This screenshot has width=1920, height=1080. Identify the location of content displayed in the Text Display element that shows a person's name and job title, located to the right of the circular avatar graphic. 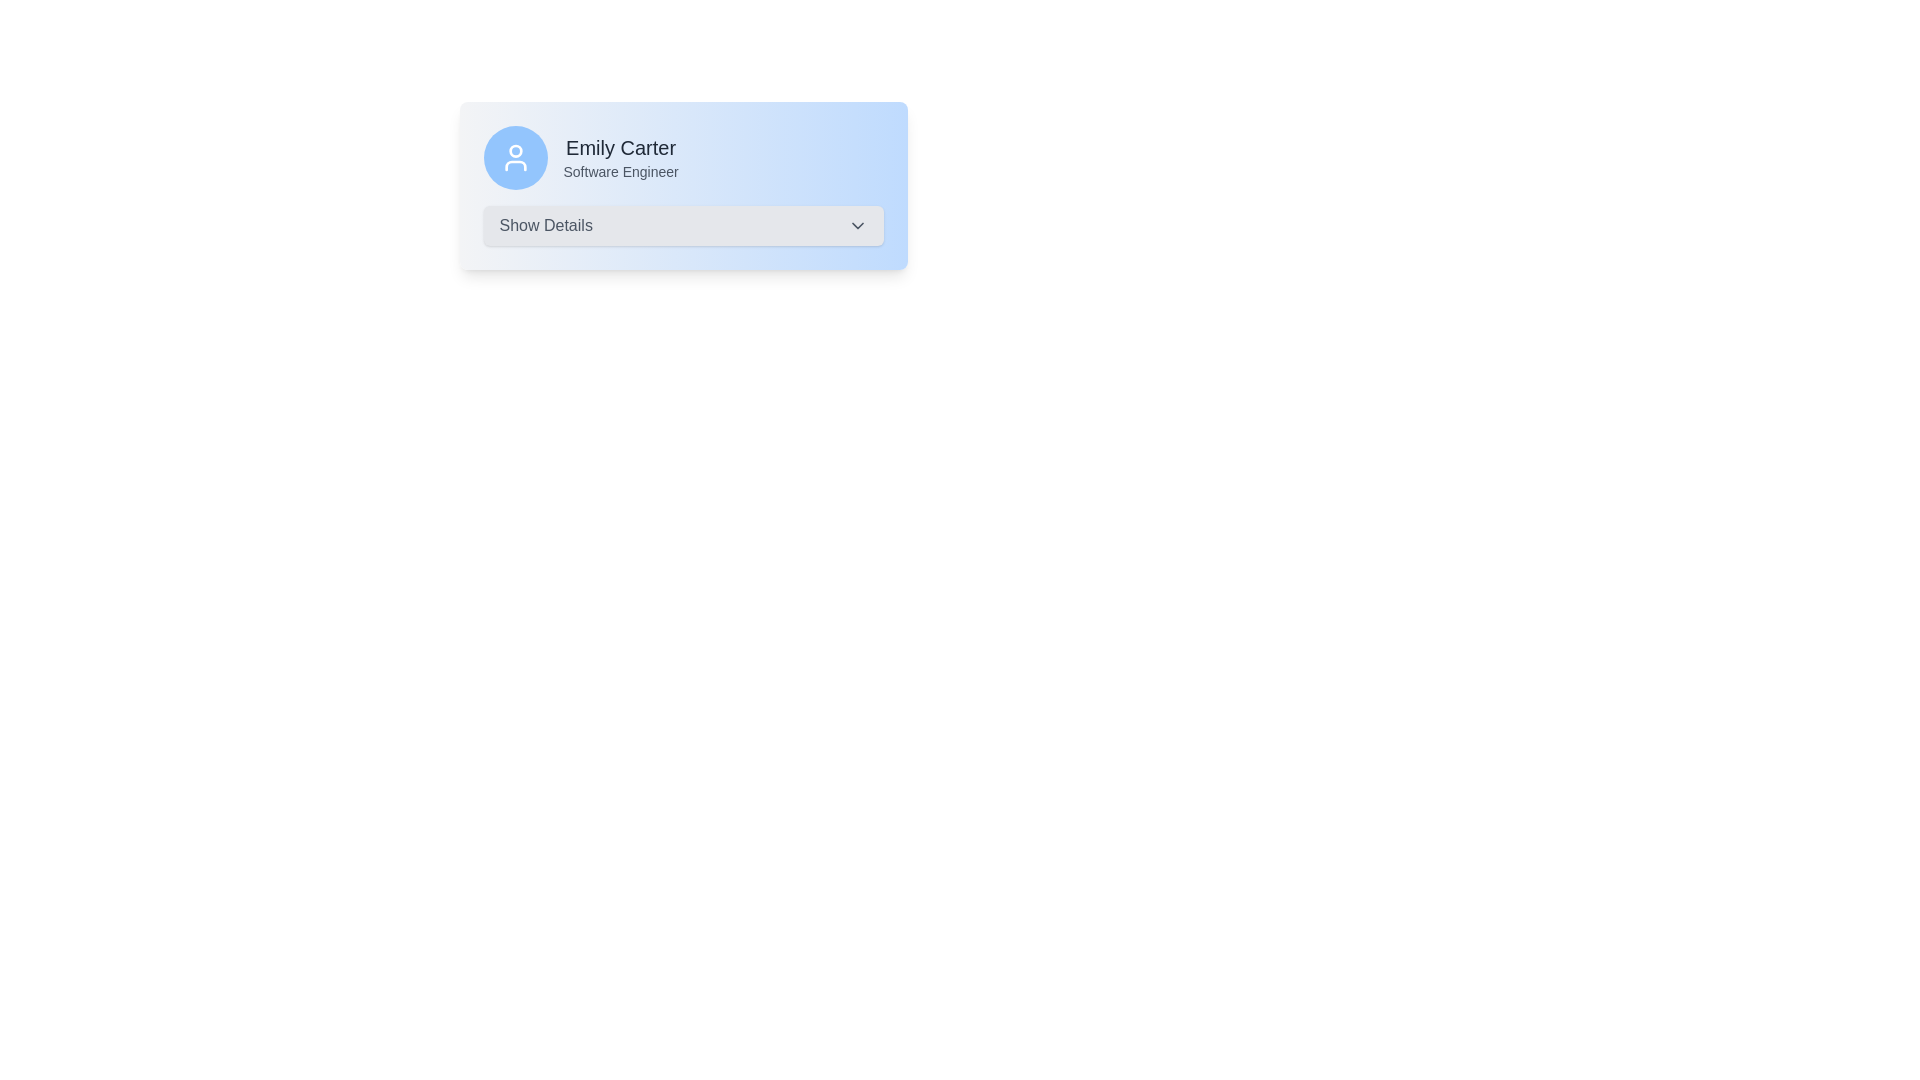
(620, 157).